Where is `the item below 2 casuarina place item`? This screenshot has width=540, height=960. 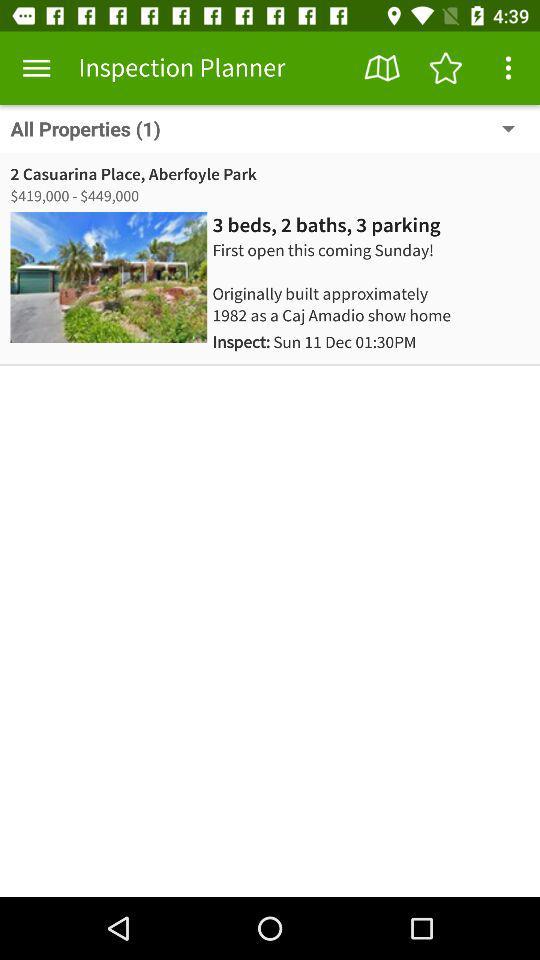 the item below 2 casuarina place item is located at coordinates (326, 225).